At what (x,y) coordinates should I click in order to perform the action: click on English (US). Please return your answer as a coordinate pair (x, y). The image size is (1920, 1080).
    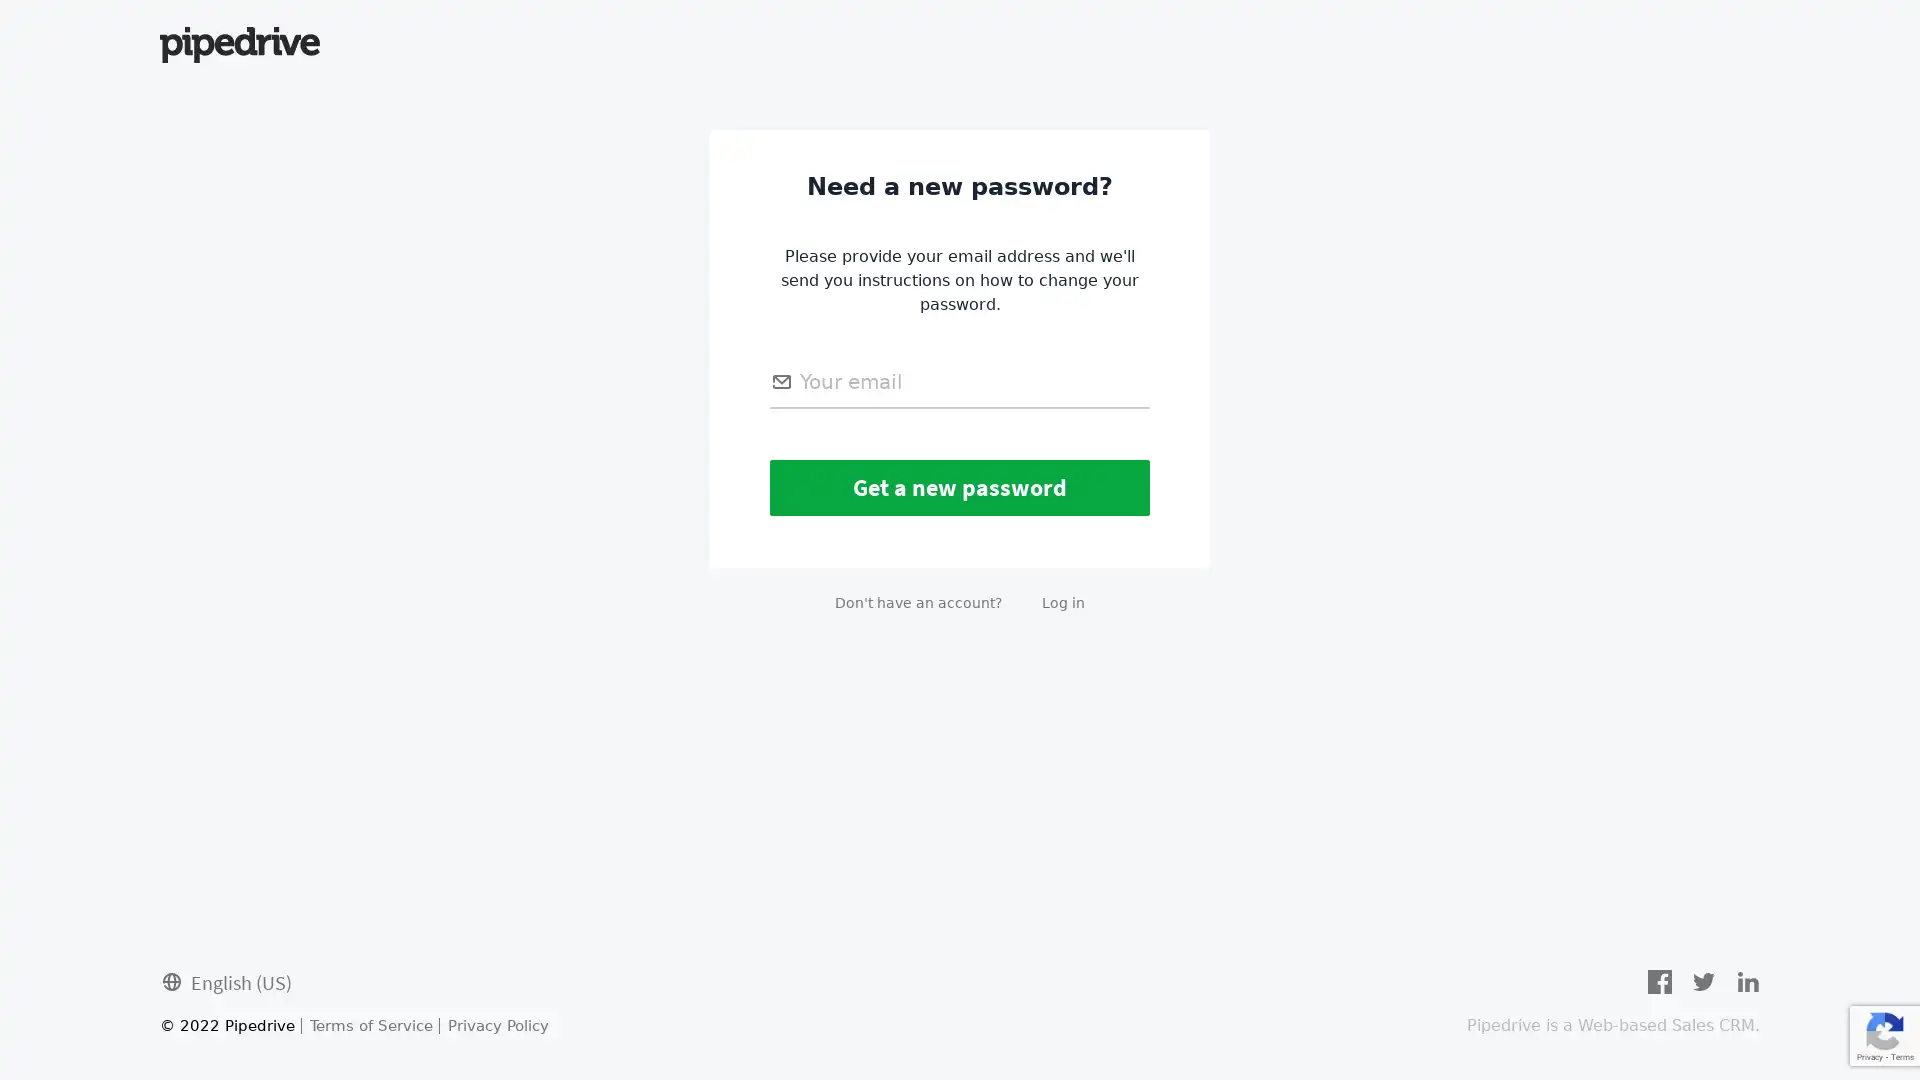
    Looking at the image, I should click on (225, 981).